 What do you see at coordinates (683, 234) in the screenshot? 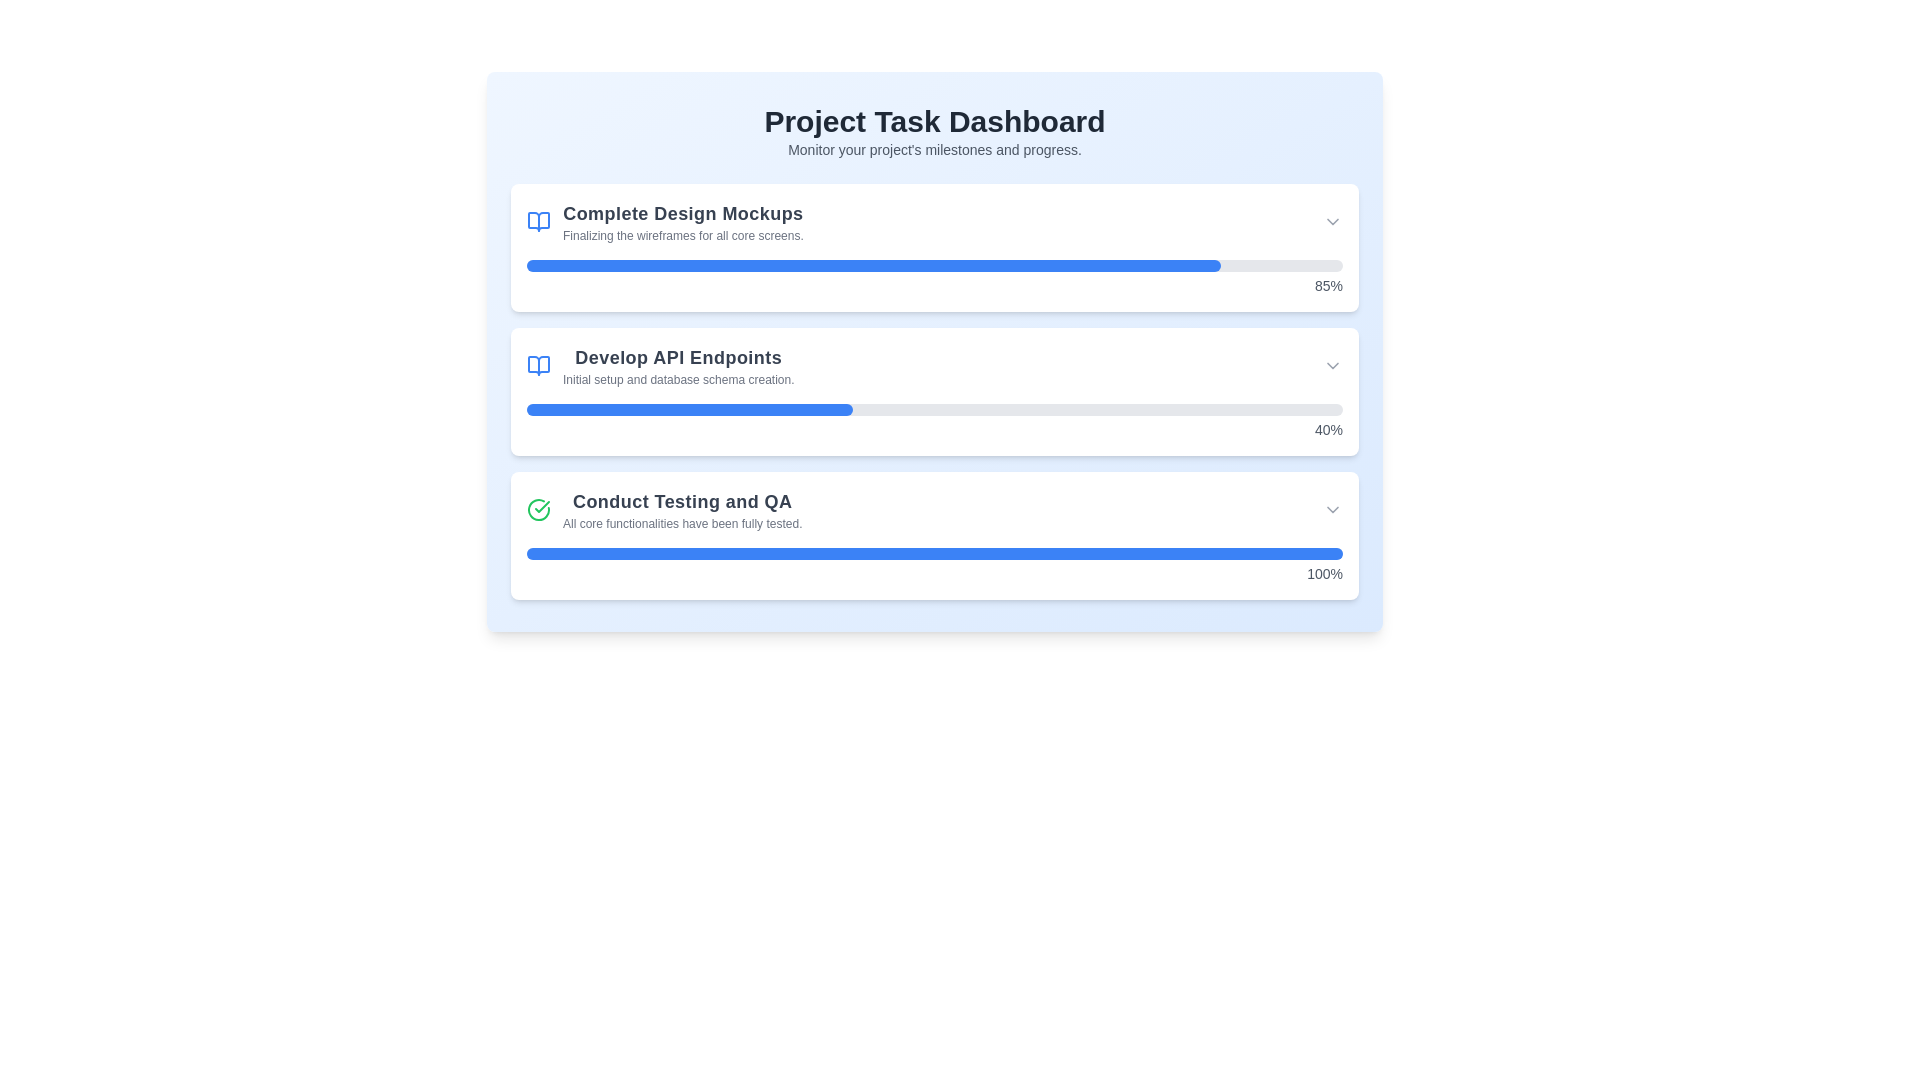
I see `description text located below the 'Complete Design Mockups' title in the topmost project task card` at bounding box center [683, 234].